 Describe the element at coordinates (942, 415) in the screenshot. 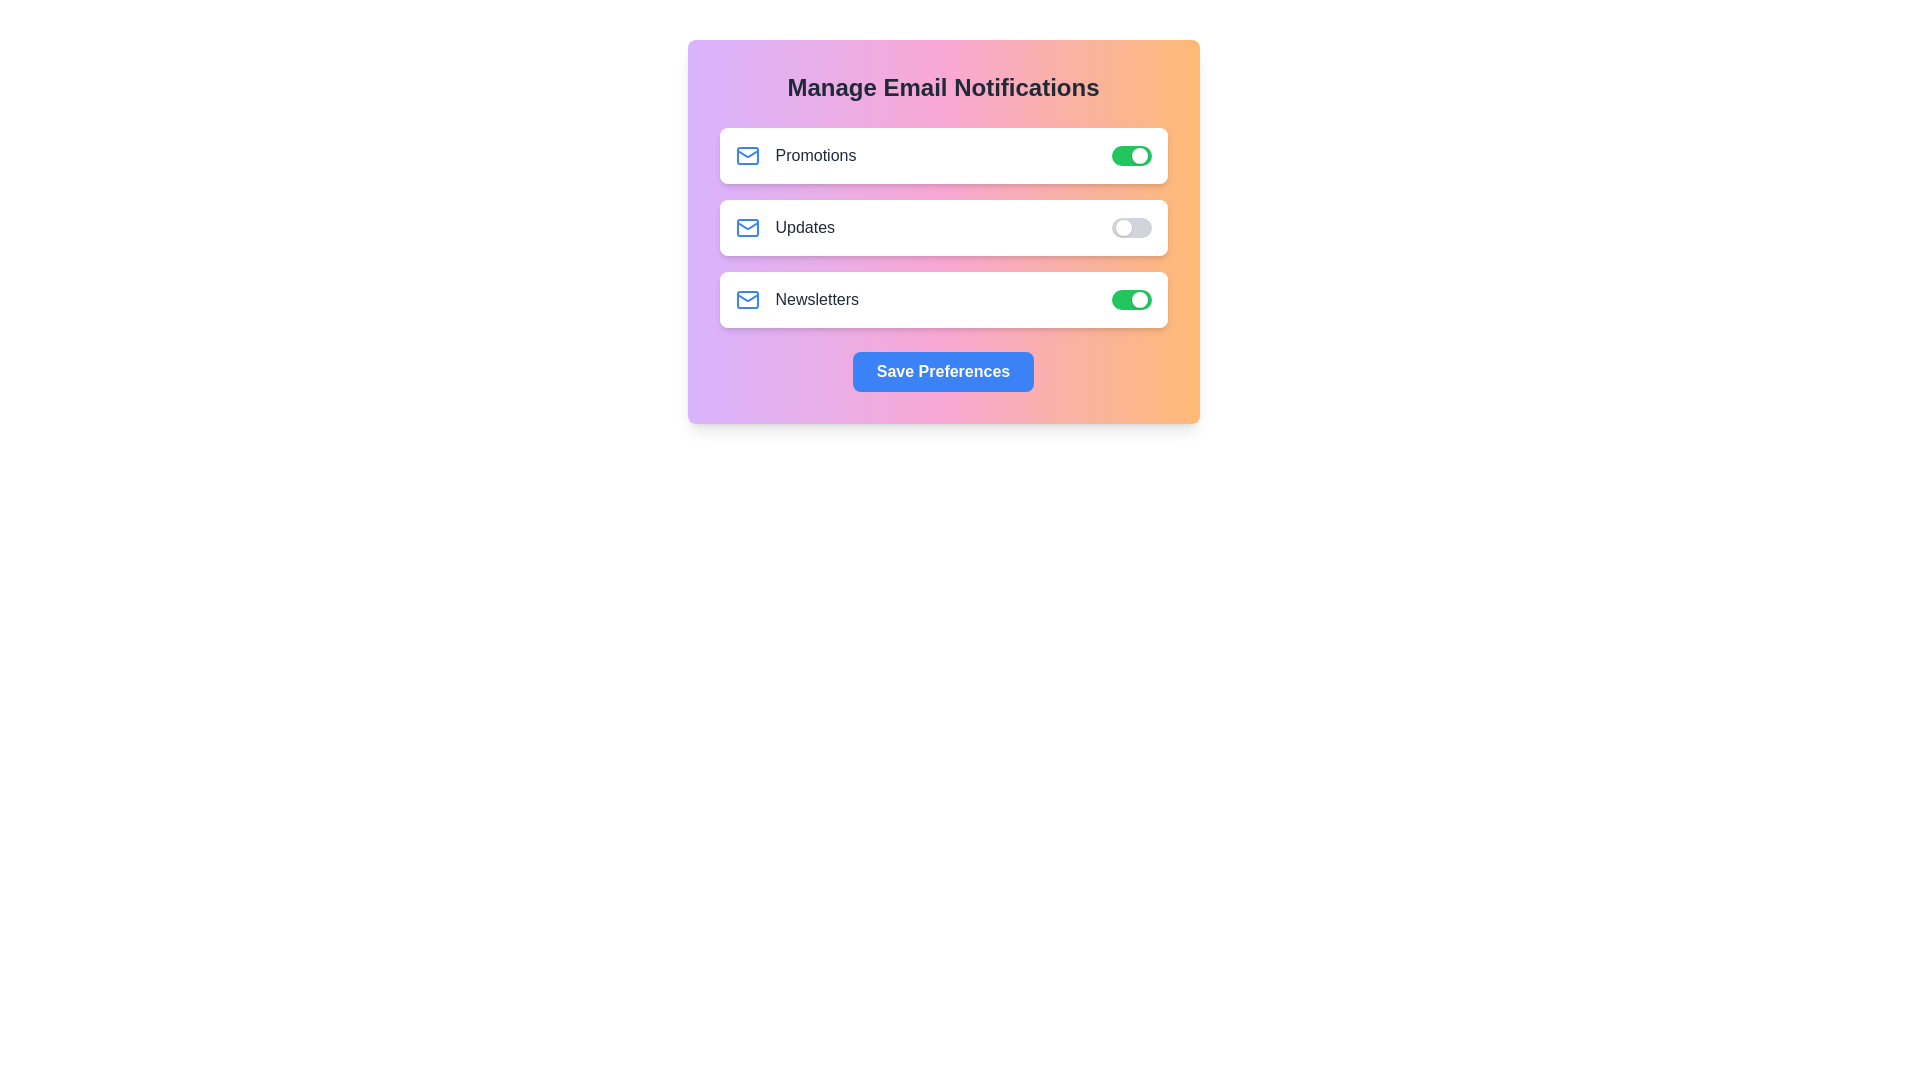

I see `the background area of the component` at that location.